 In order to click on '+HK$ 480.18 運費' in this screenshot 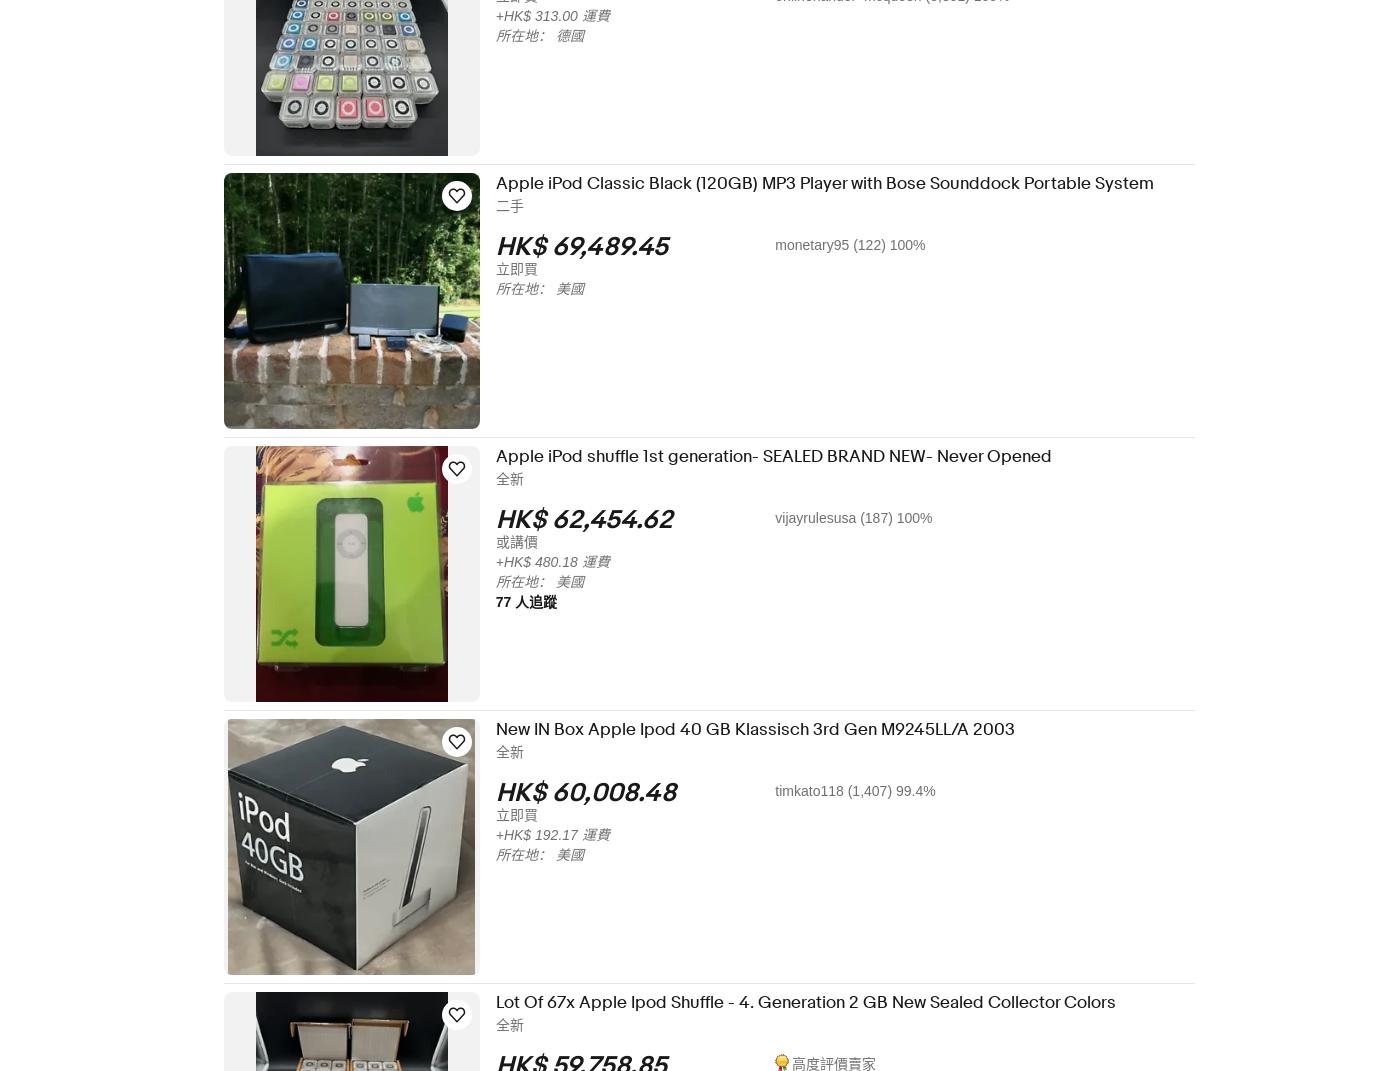, I will do `click(566, 561)`.